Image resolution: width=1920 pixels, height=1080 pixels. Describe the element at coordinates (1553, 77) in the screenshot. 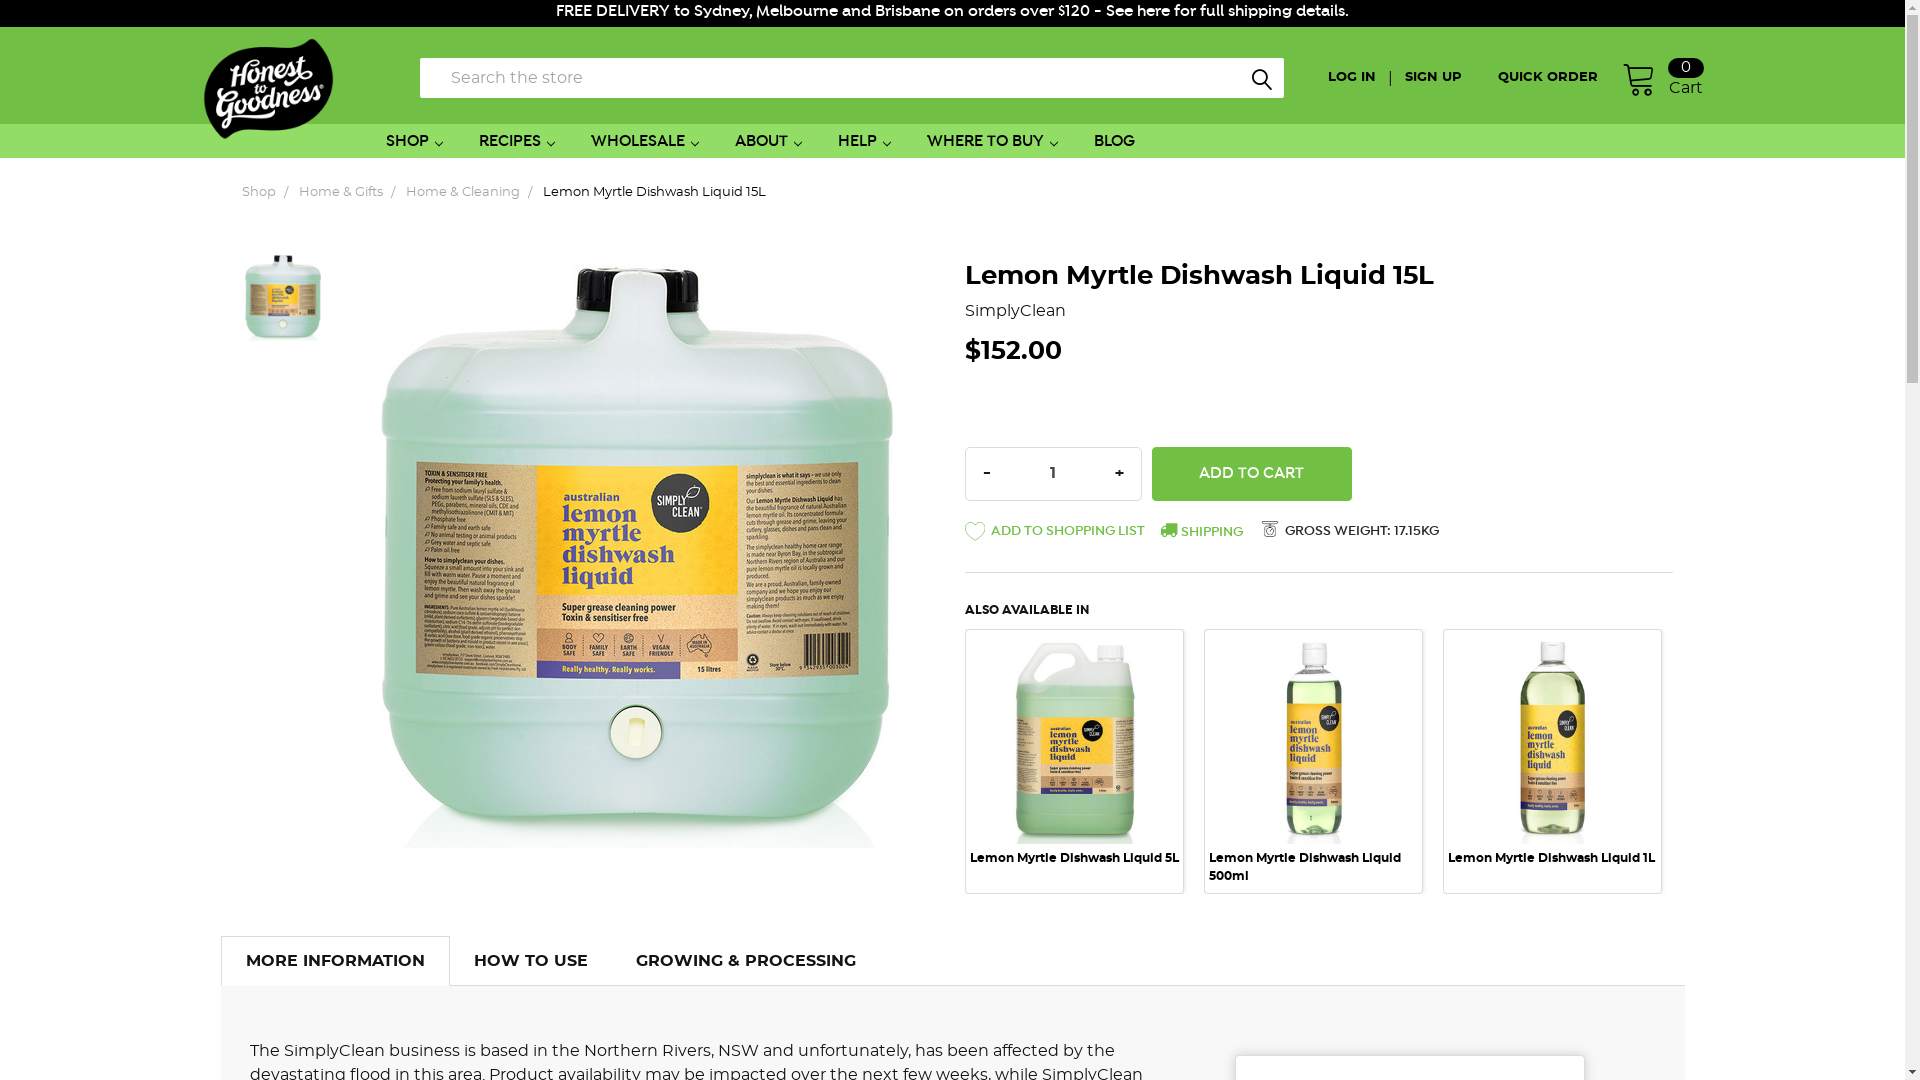

I see `'QUICK ORDER'` at that location.